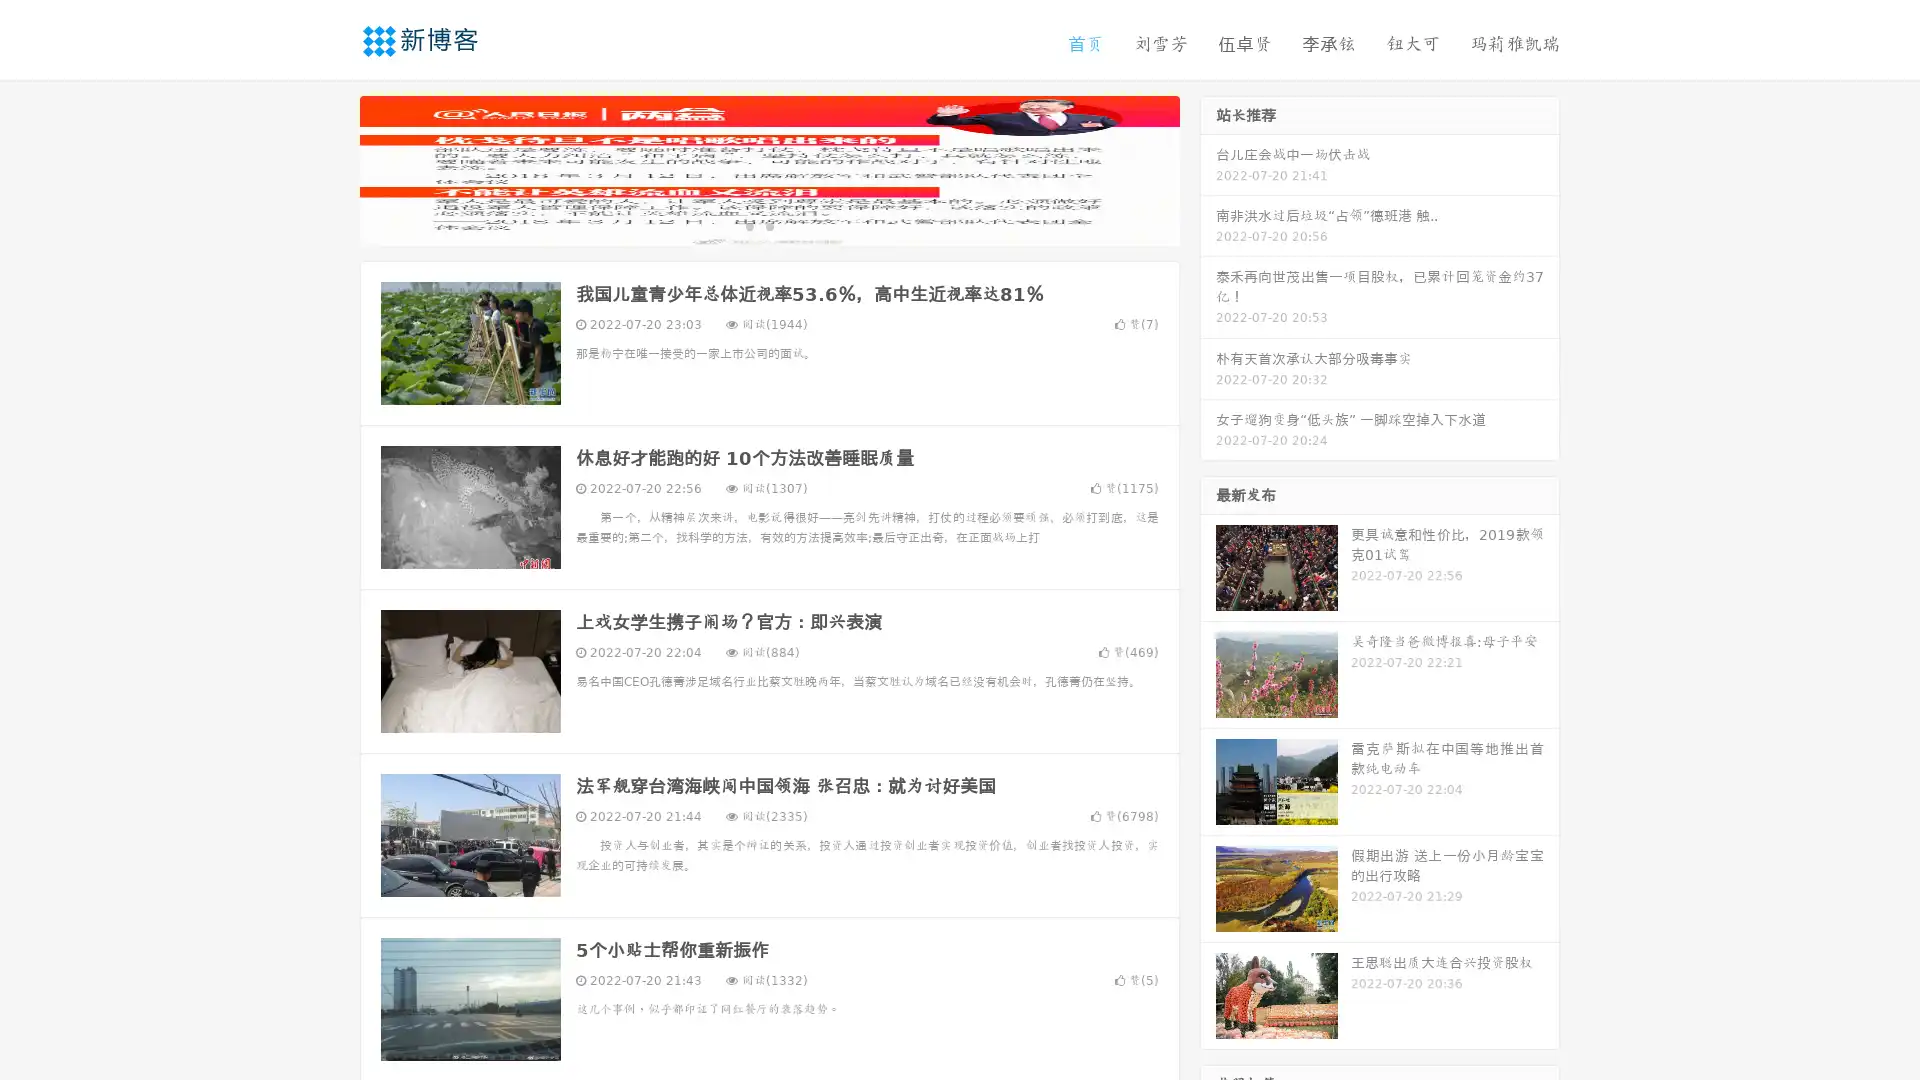 This screenshot has width=1920, height=1080. What do you see at coordinates (768, 225) in the screenshot?
I see `Go to slide 2` at bounding box center [768, 225].